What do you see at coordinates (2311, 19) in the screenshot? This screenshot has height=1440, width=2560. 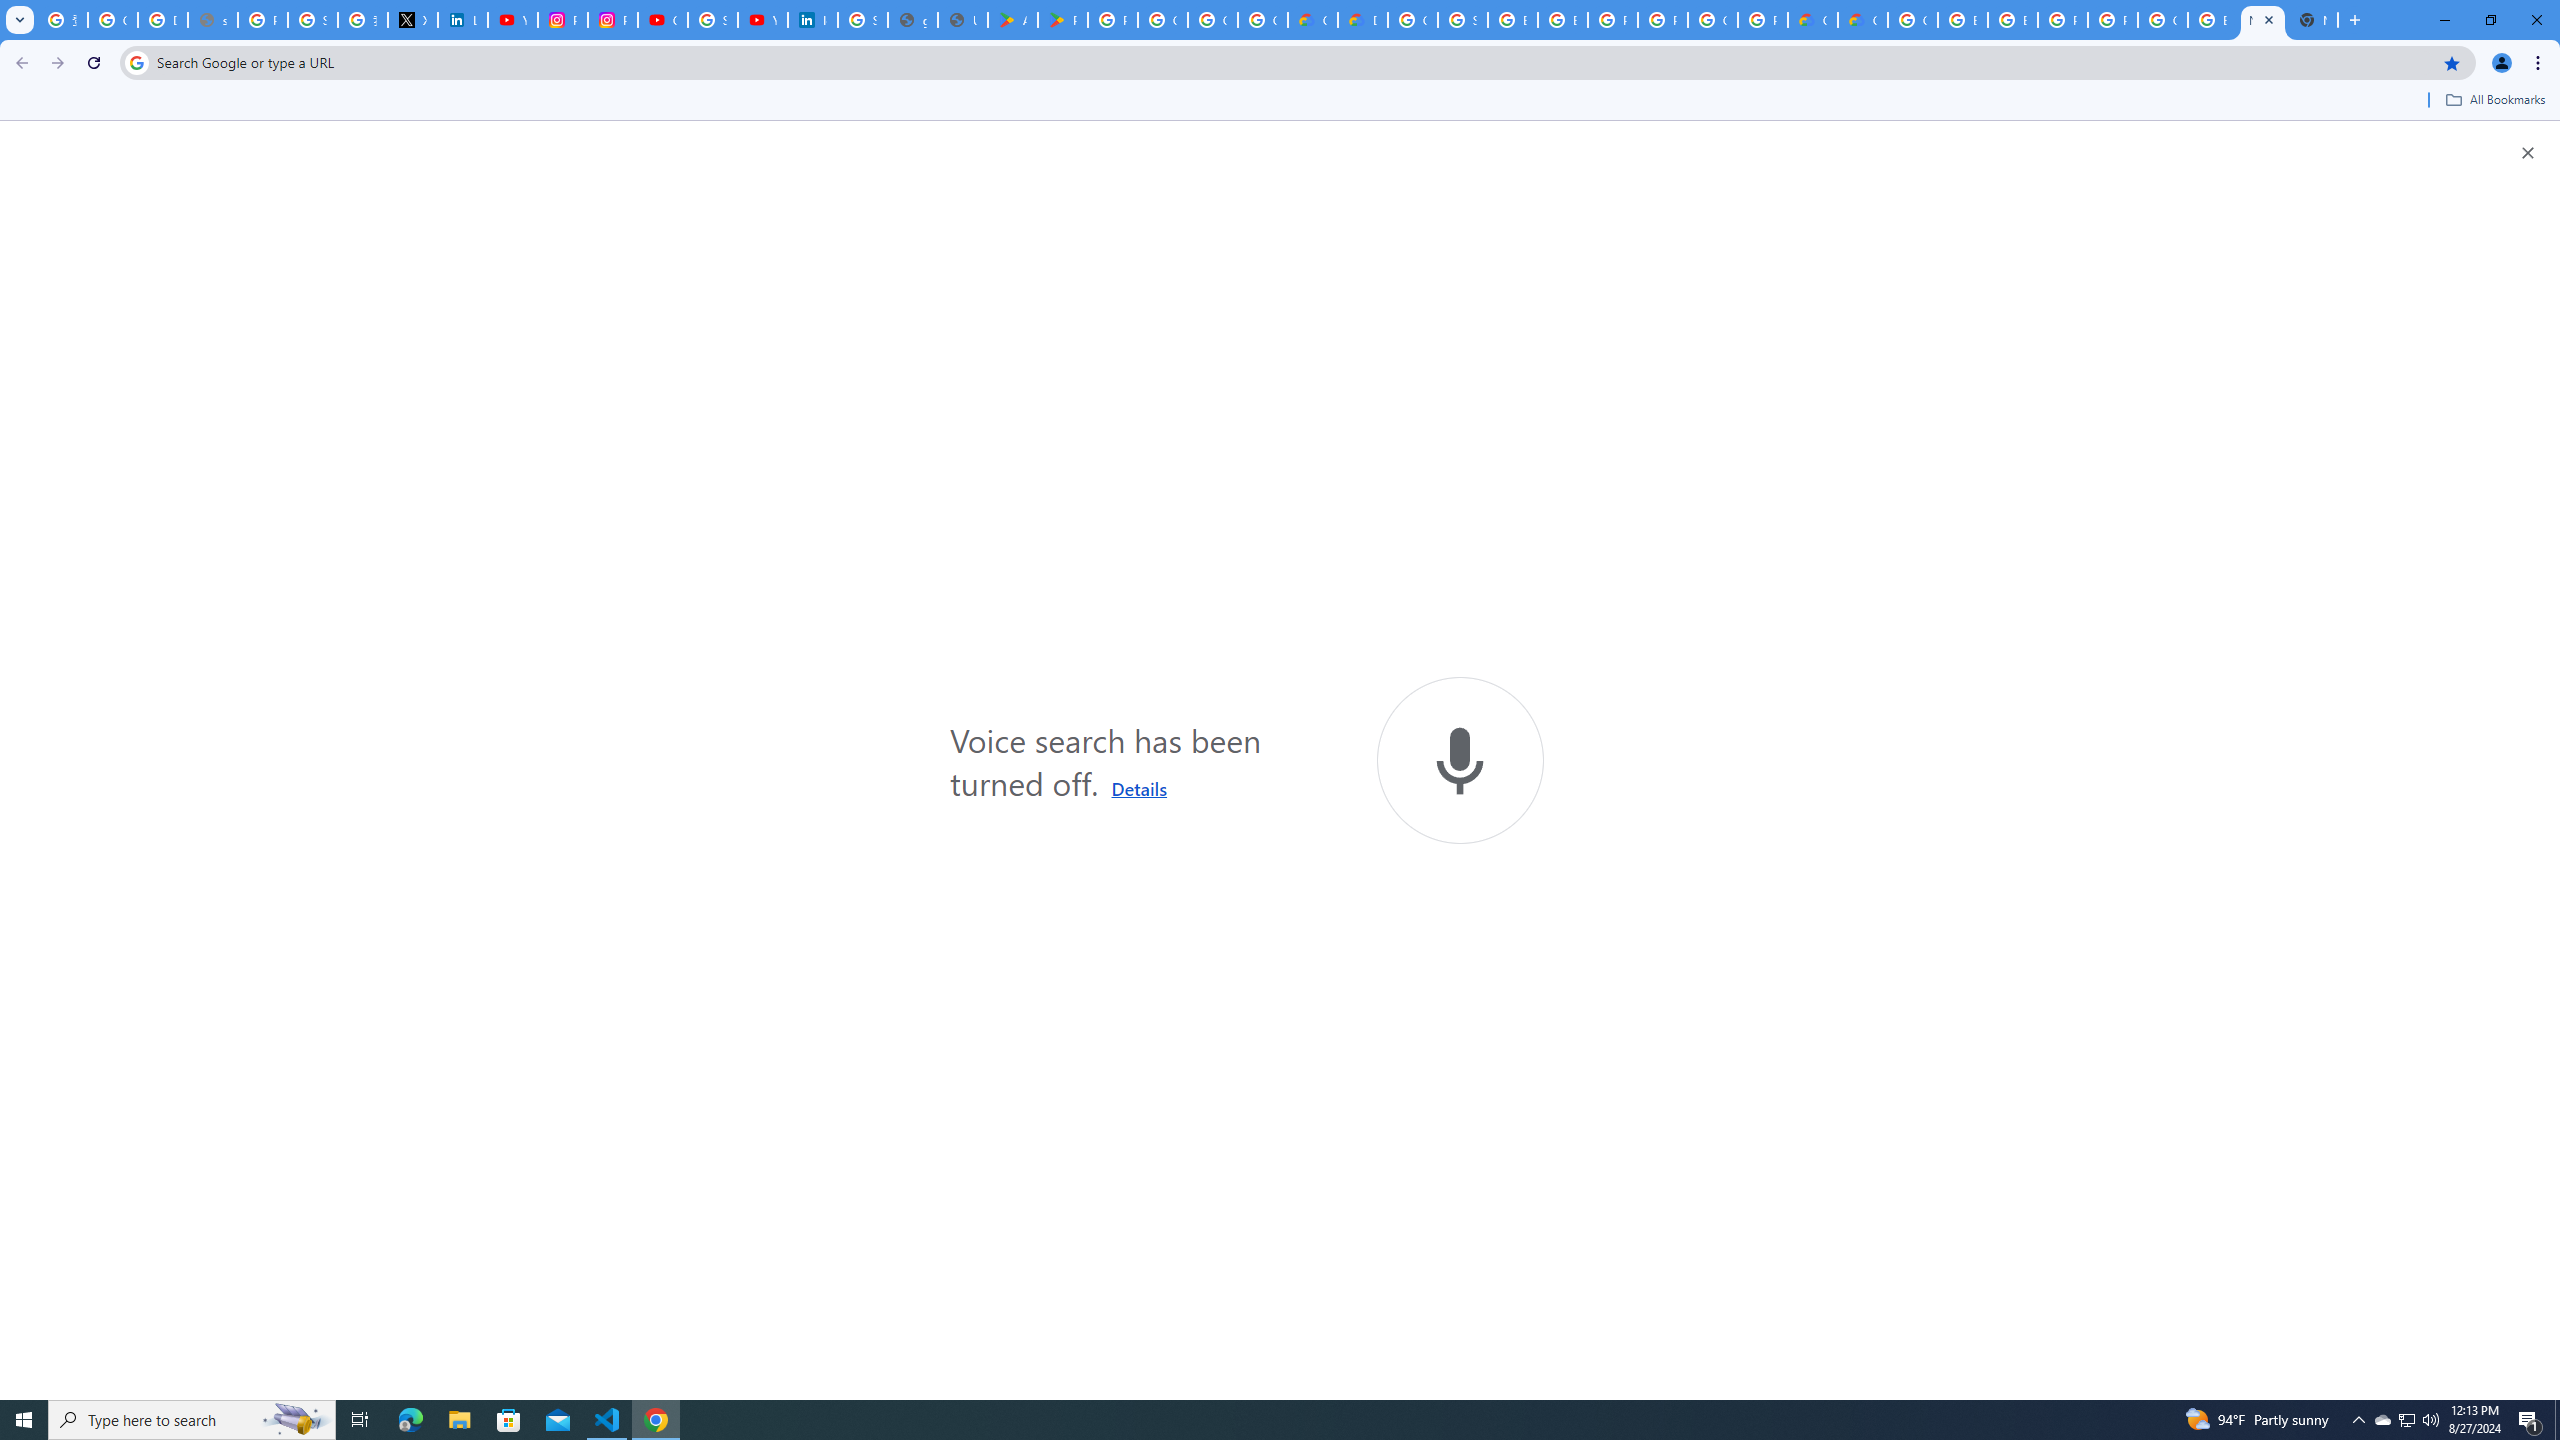 I see `'New Tab'` at bounding box center [2311, 19].